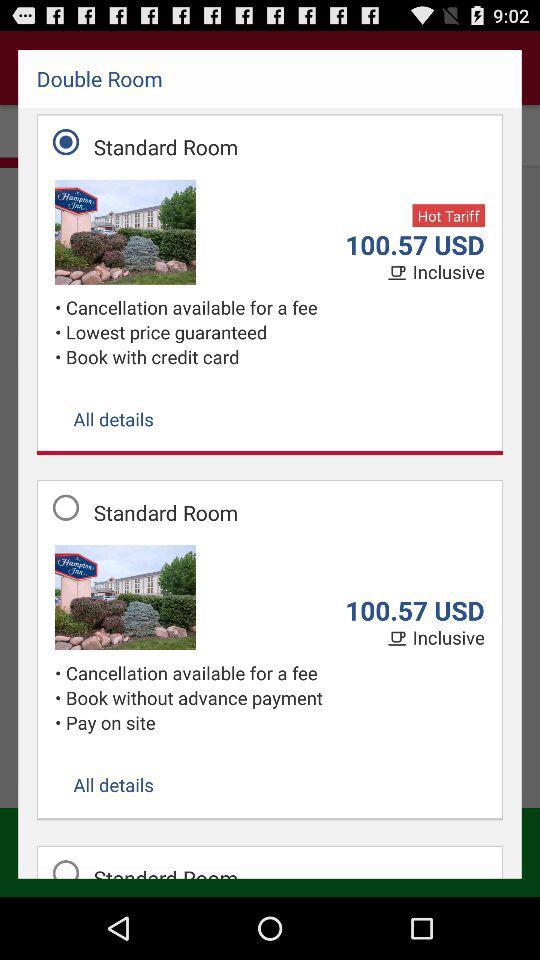 The image size is (540, 960). What do you see at coordinates (399, 272) in the screenshot?
I see `icon to the left of inclusive item` at bounding box center [399, 272].